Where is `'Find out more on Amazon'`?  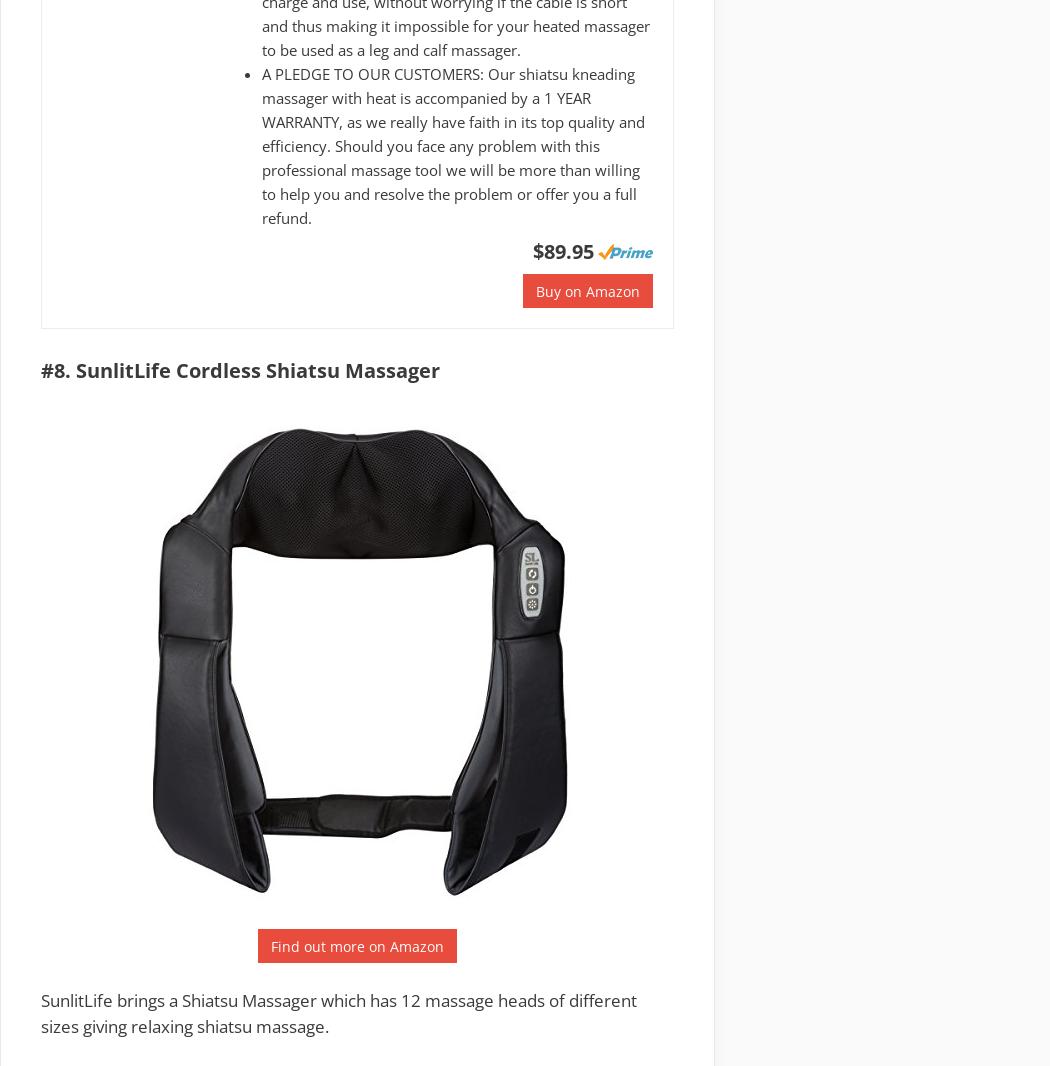
'Find out more on Amazon' is located at coordinates (356, 945).